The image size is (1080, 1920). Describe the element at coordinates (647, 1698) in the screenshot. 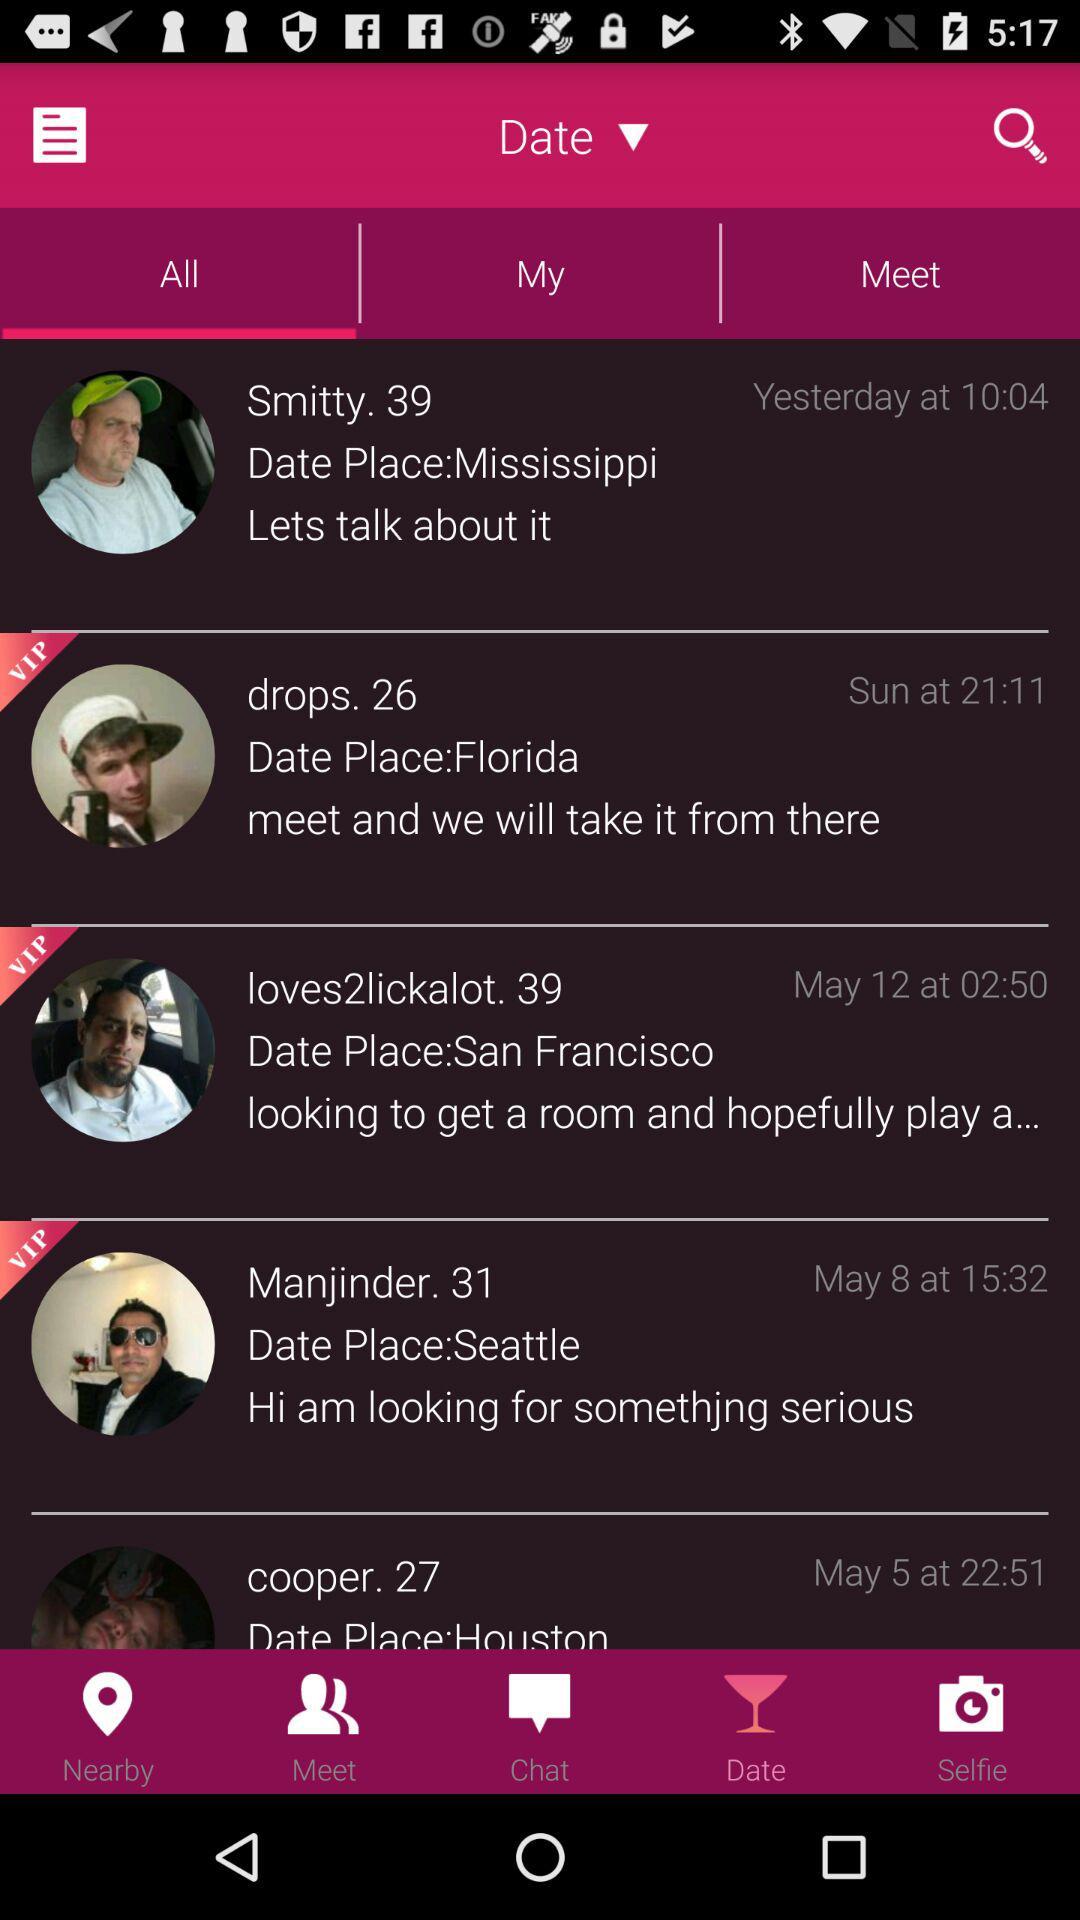

I see `the icon below the date place:houston app` at that location.